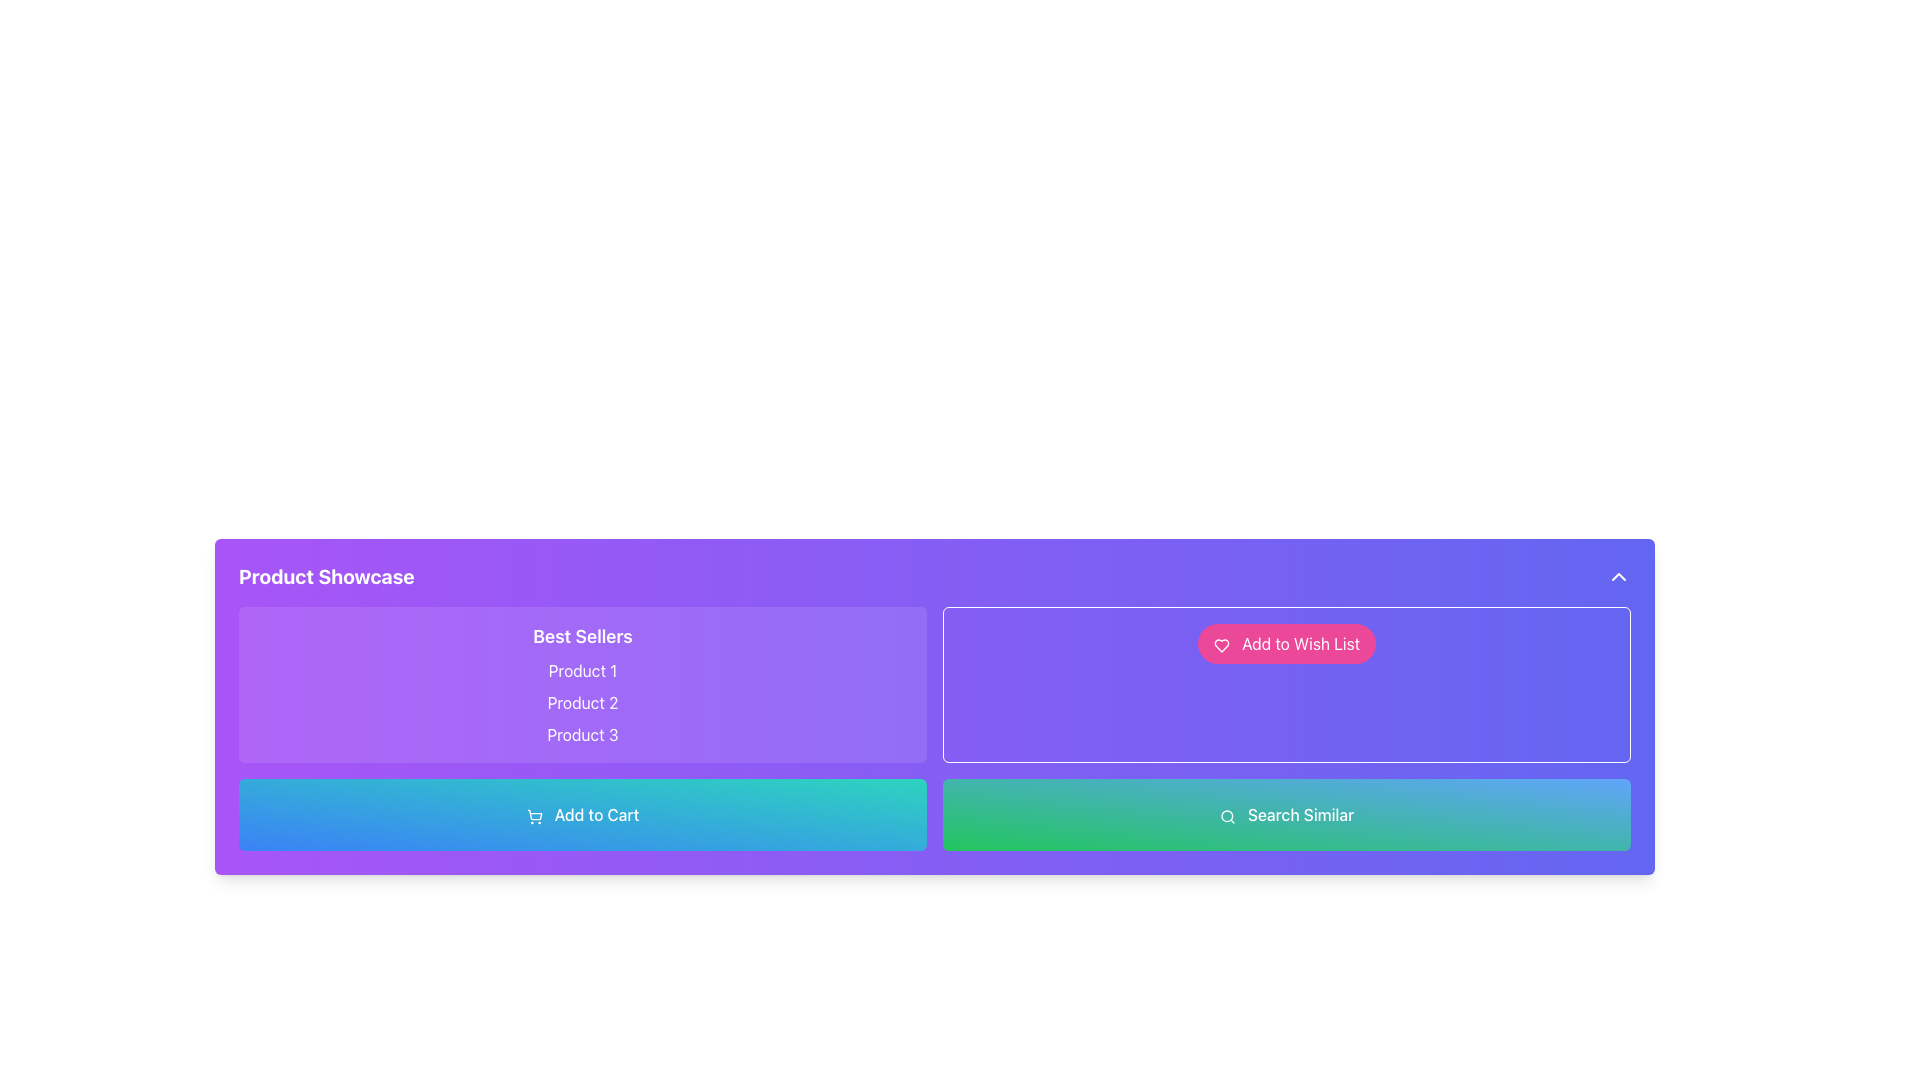 This screenshot has height=1080, width=1920. What do you see at coordinates (581, 814) in the screenshot?
I see `the 'Add to Cart' button, which features a gradient background from blue to teal and a shopping cart icon on the left with bold white text` at bounding box center [581, 814].